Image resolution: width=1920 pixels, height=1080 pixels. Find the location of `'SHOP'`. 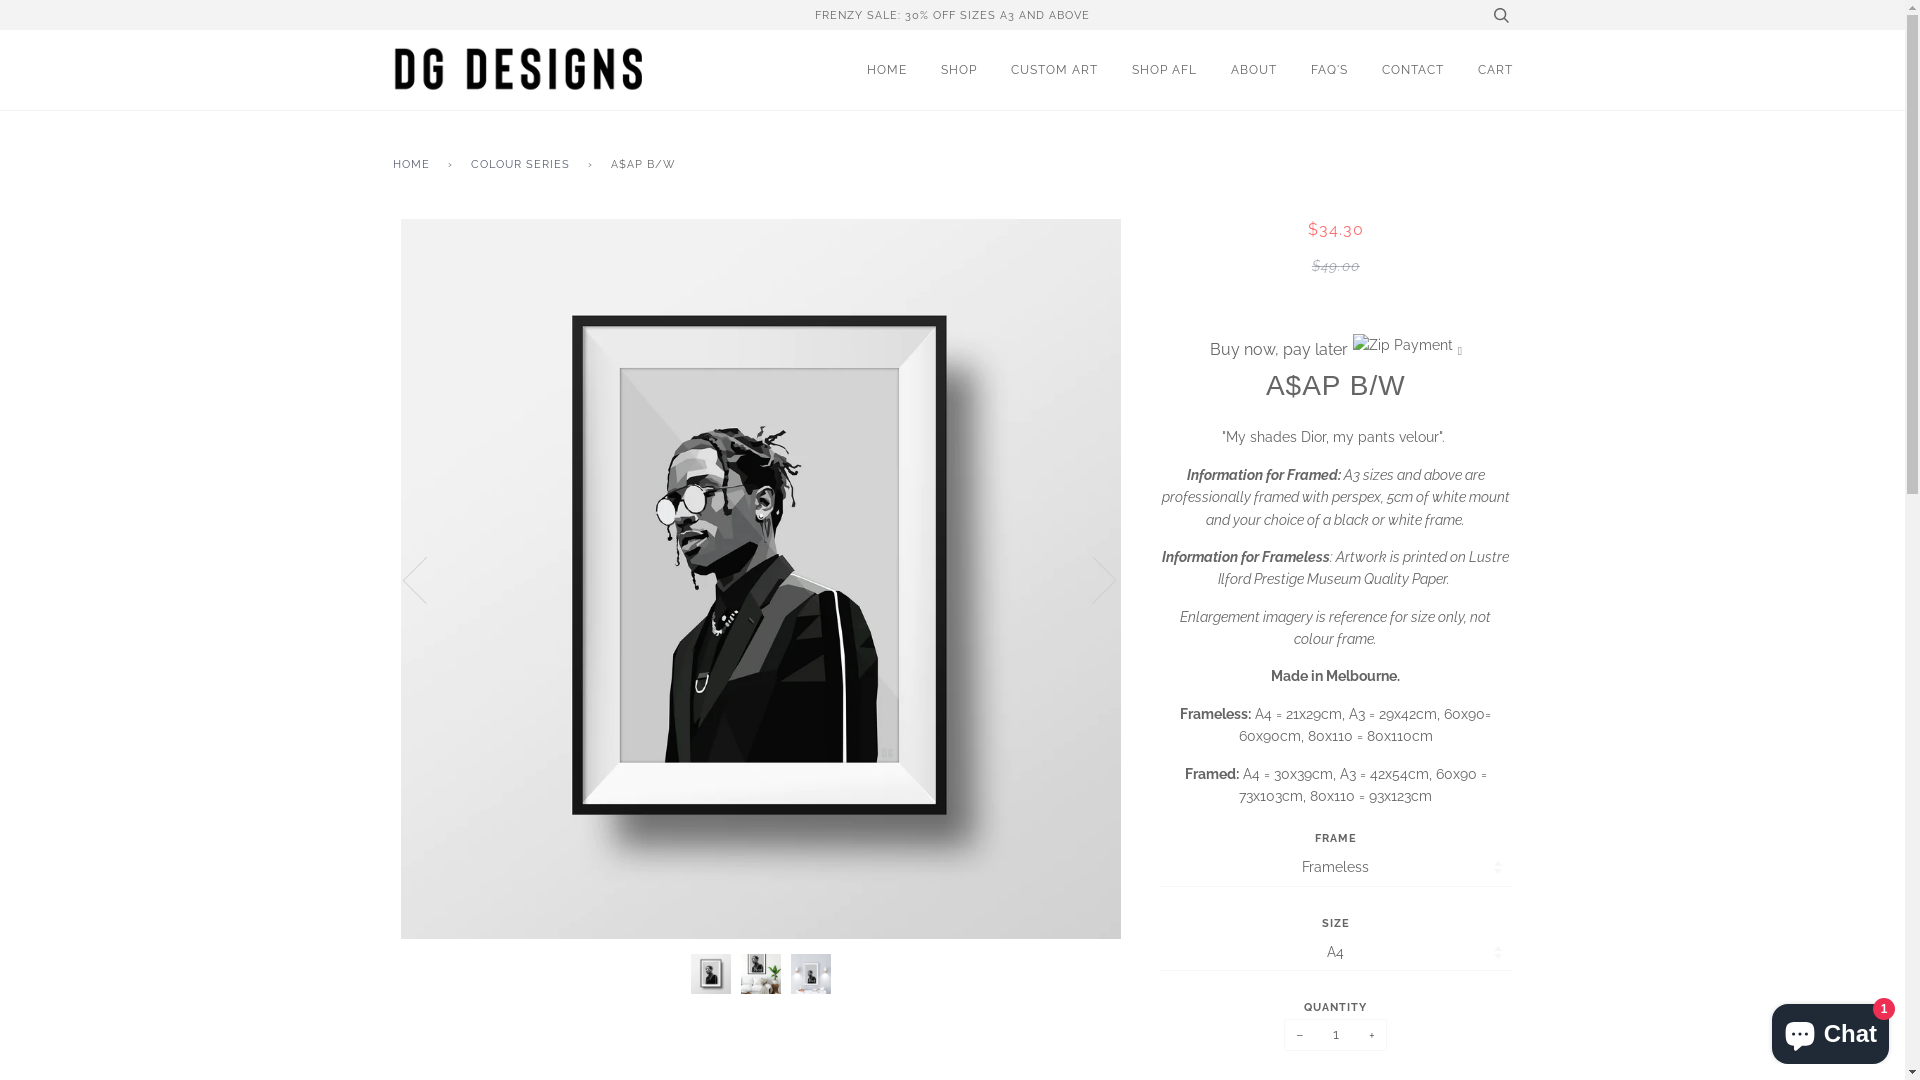

'SHOP' is located at coordinates (939, 68).